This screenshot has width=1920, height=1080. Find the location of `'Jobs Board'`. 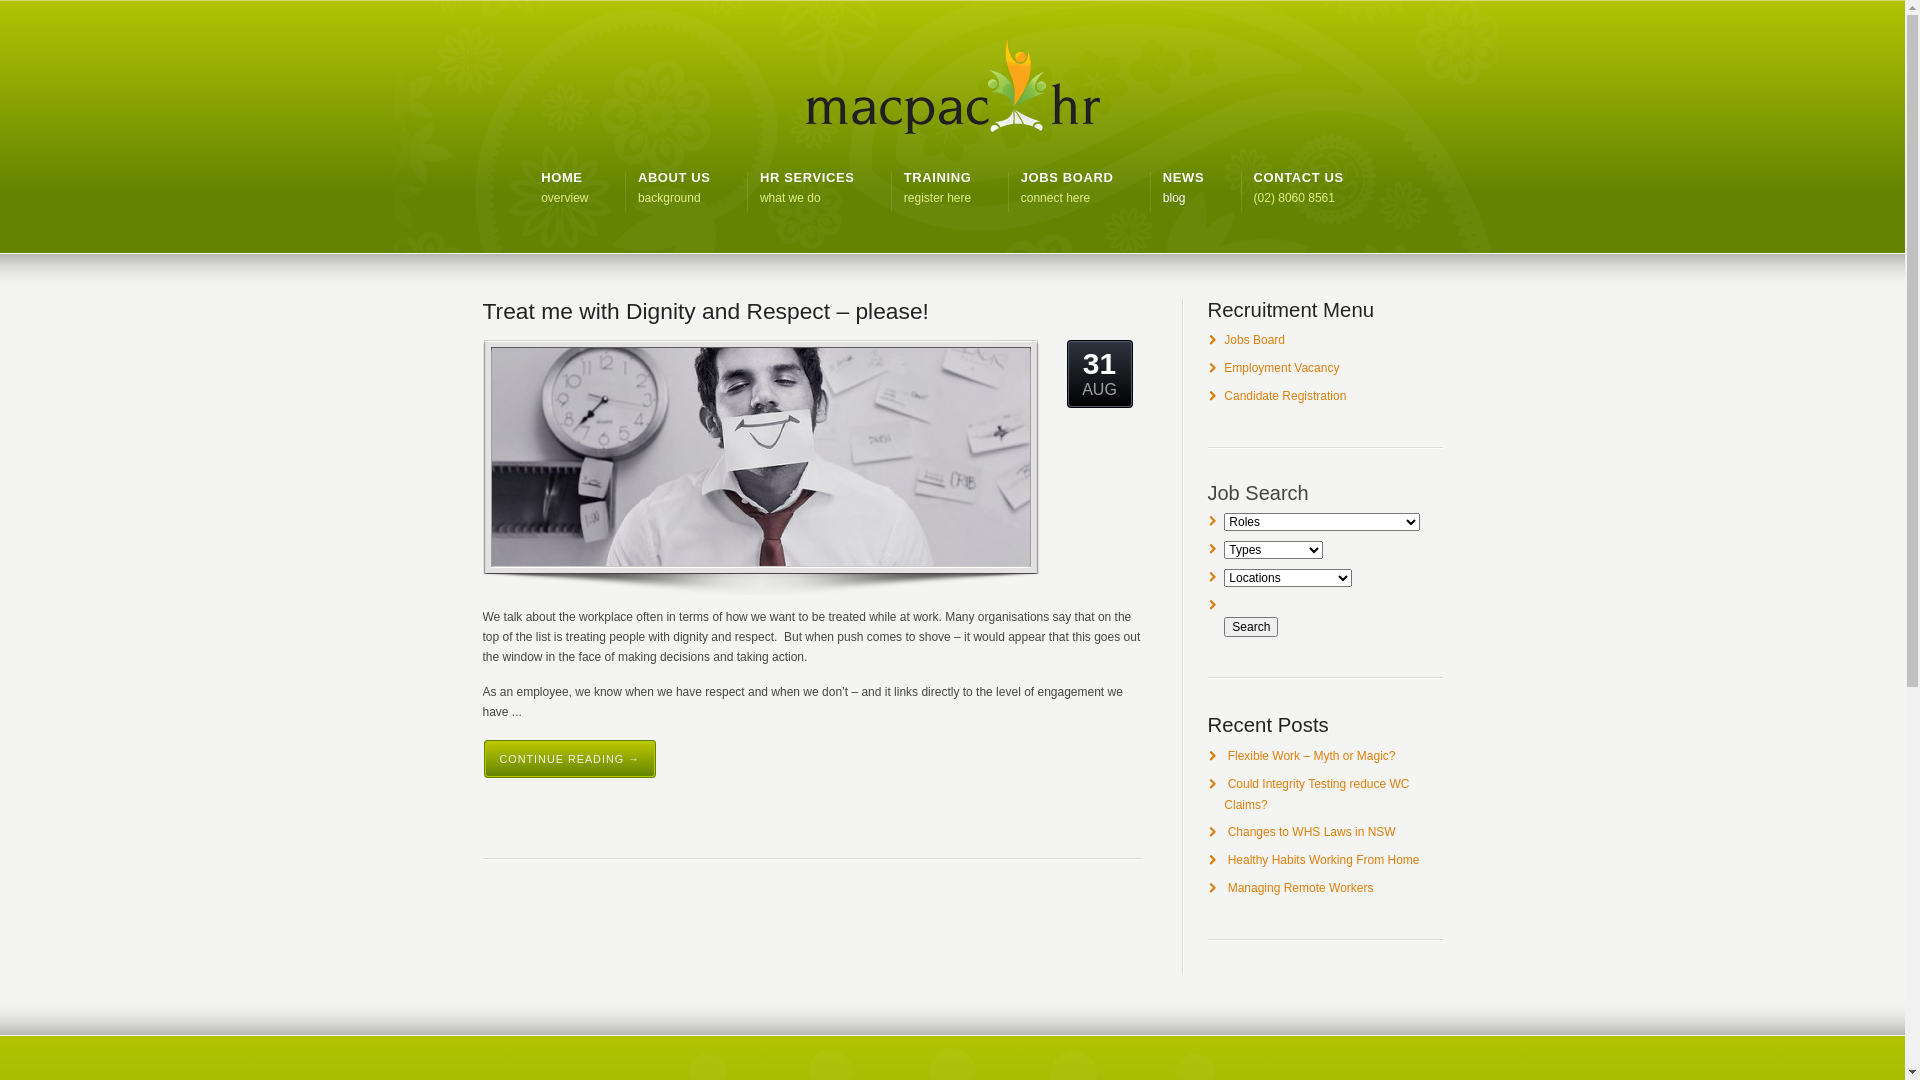

'Jobs Board' is located at coordinates (1253, 338).